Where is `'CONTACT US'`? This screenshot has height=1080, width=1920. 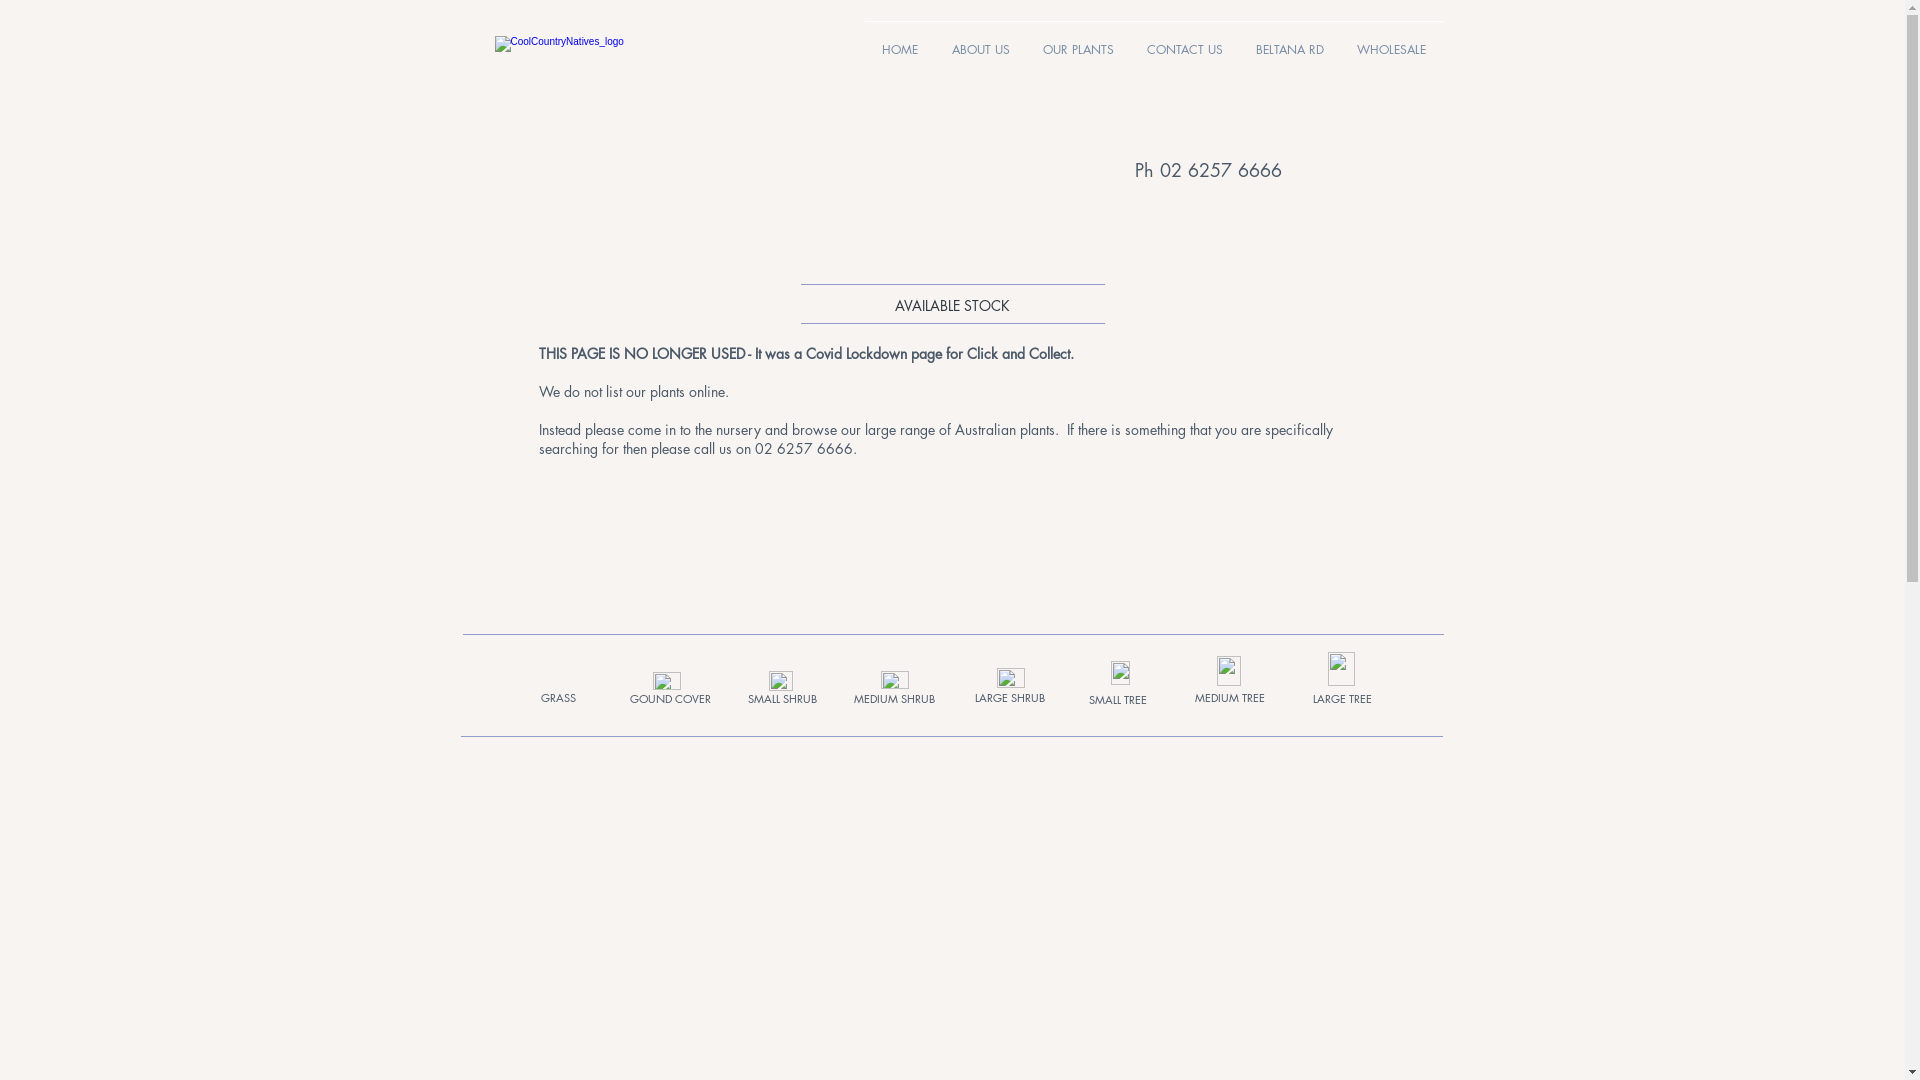 'CONTACT US' is located at coordinates (1184, 41).